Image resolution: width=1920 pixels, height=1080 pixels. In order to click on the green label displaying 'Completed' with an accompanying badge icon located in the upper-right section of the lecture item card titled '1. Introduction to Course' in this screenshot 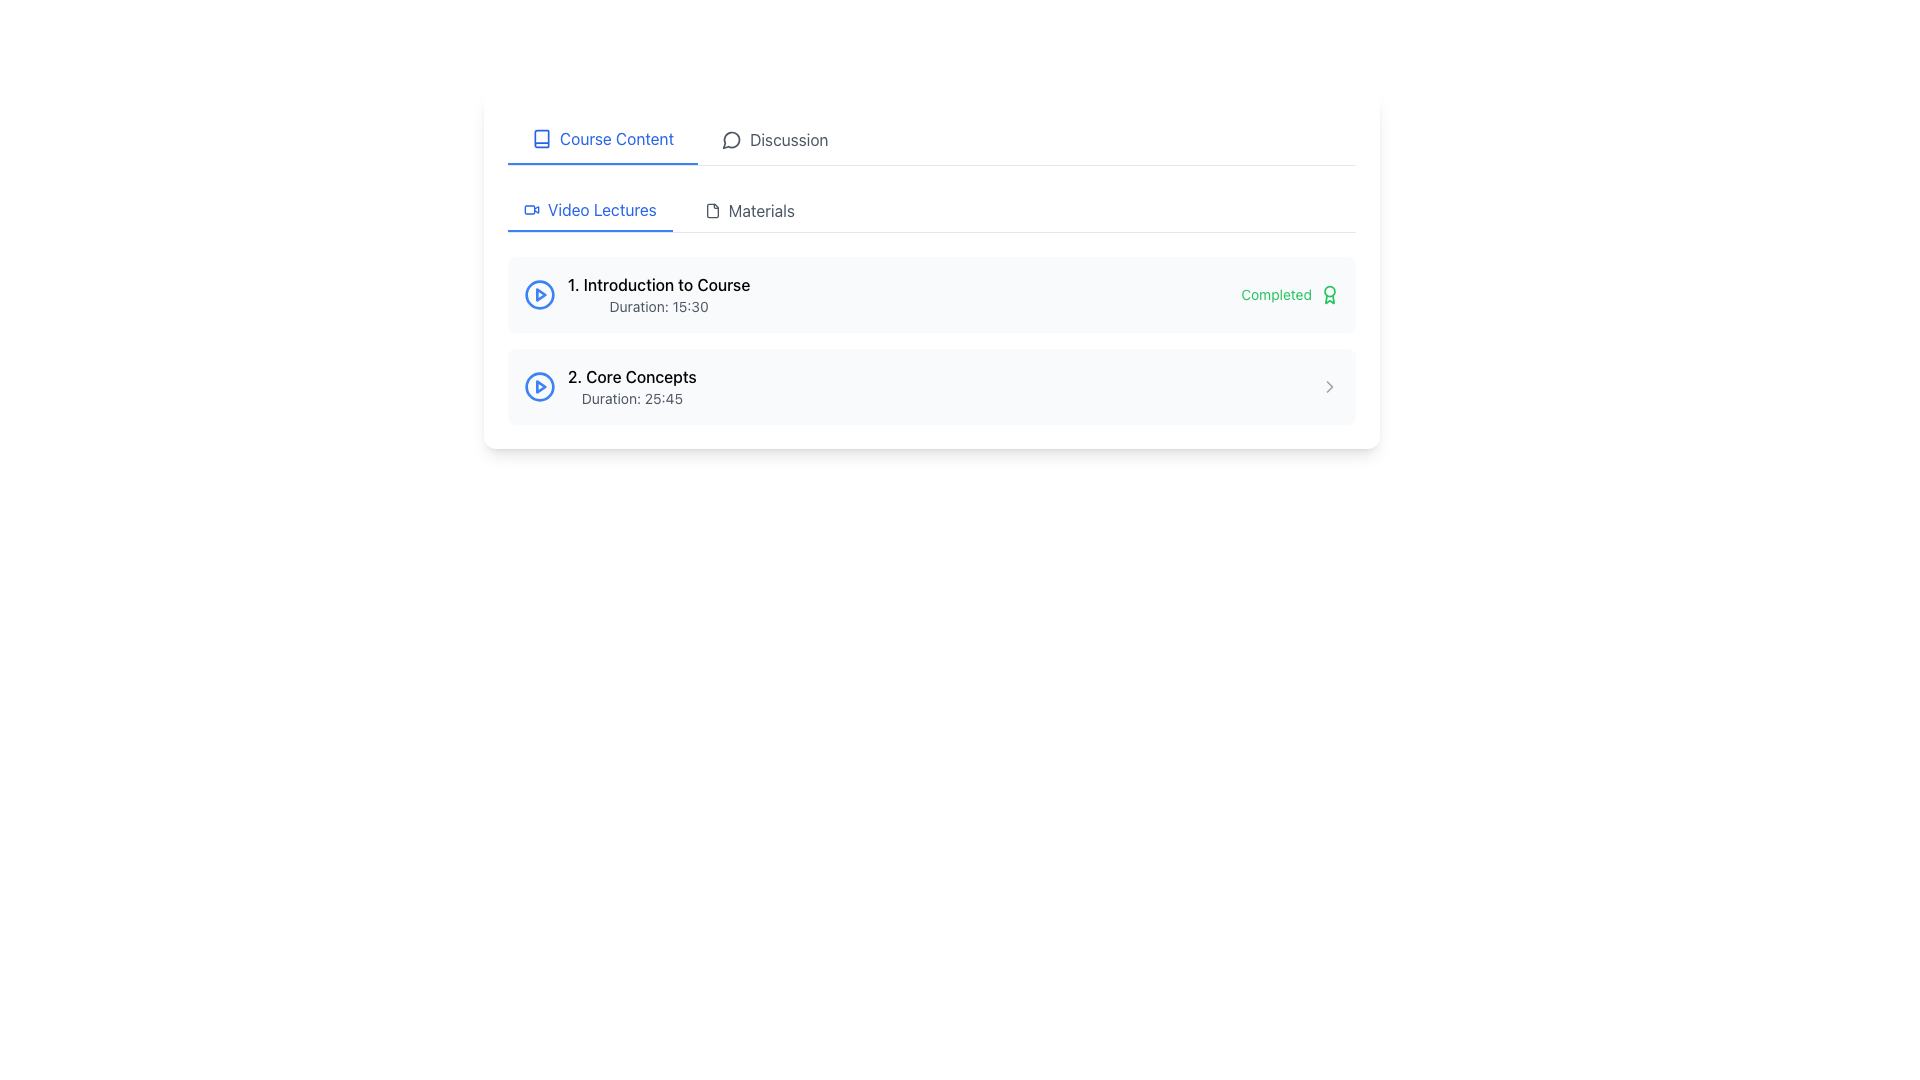, I will do `click(1290, 294)`.